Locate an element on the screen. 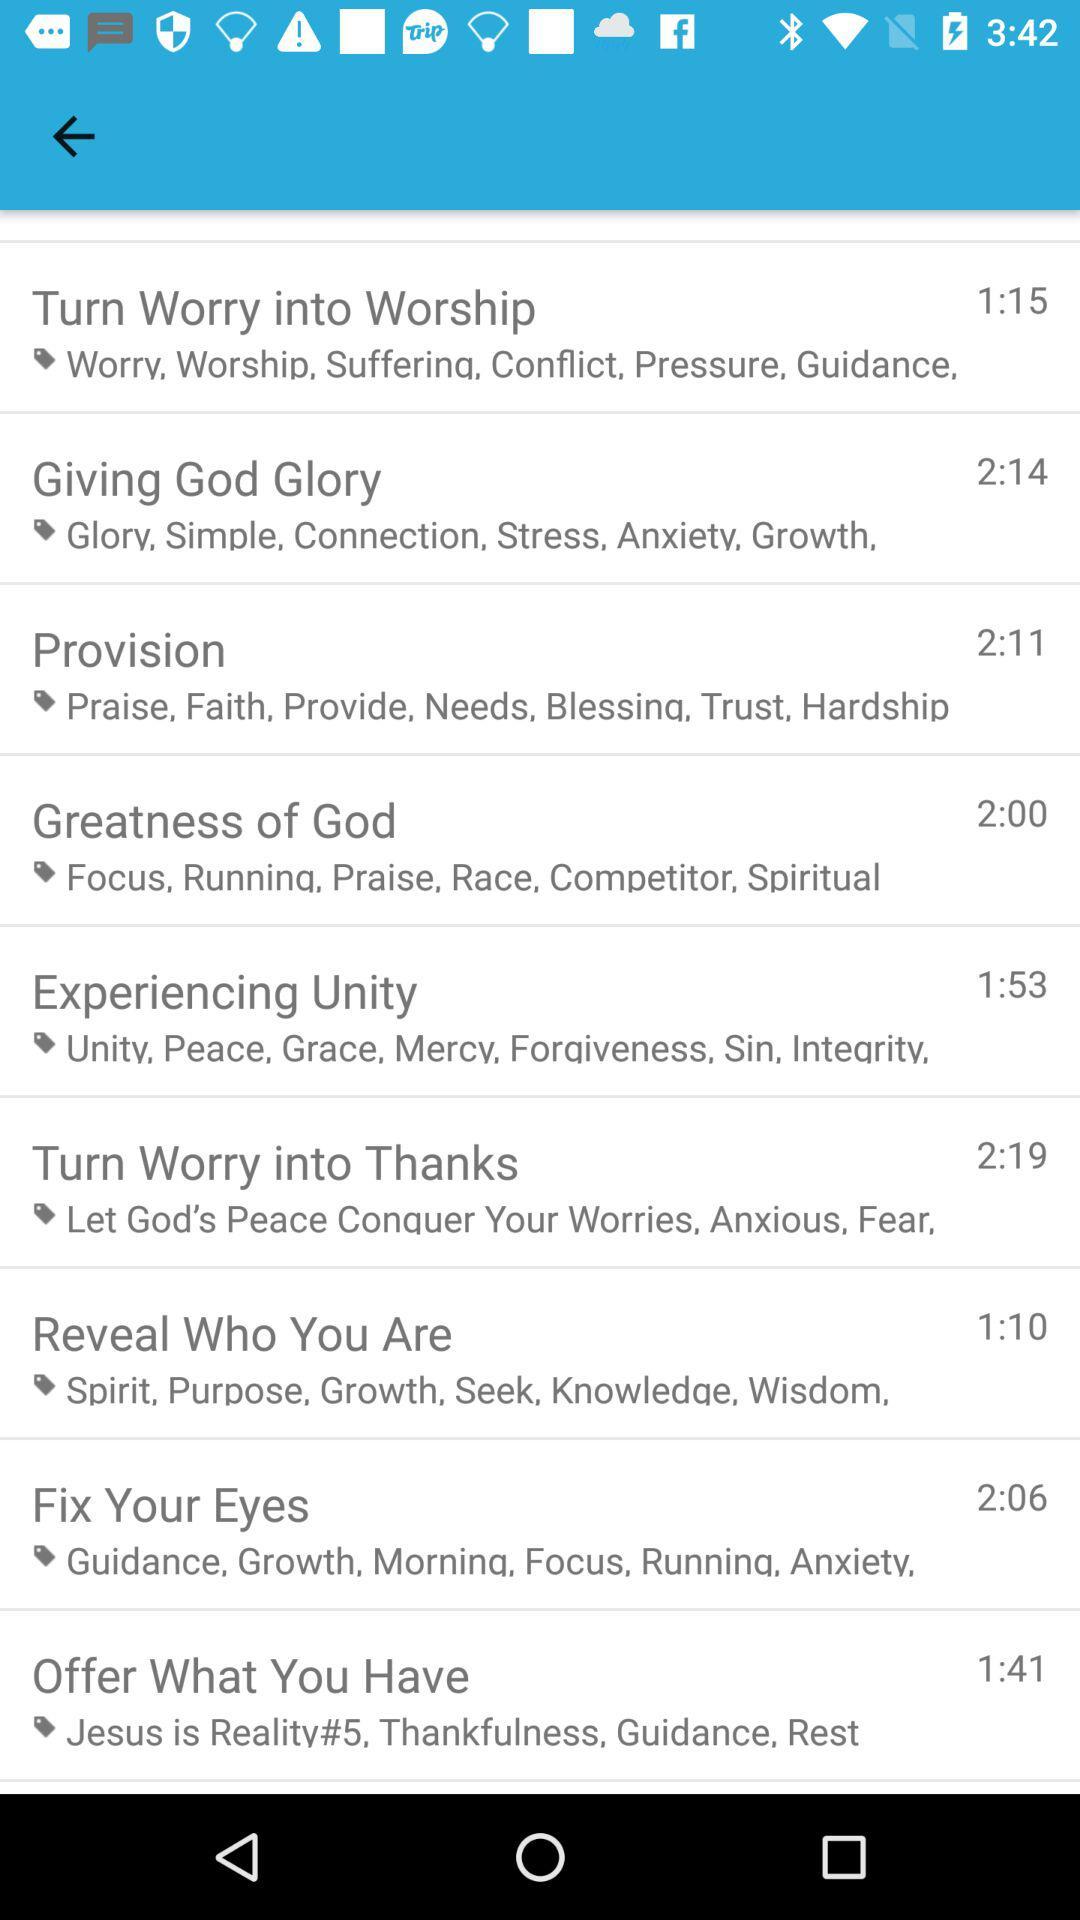 This screenshot has width=1080, height=1920. icon above the turn worry into item is located at coordinates (72, 135).